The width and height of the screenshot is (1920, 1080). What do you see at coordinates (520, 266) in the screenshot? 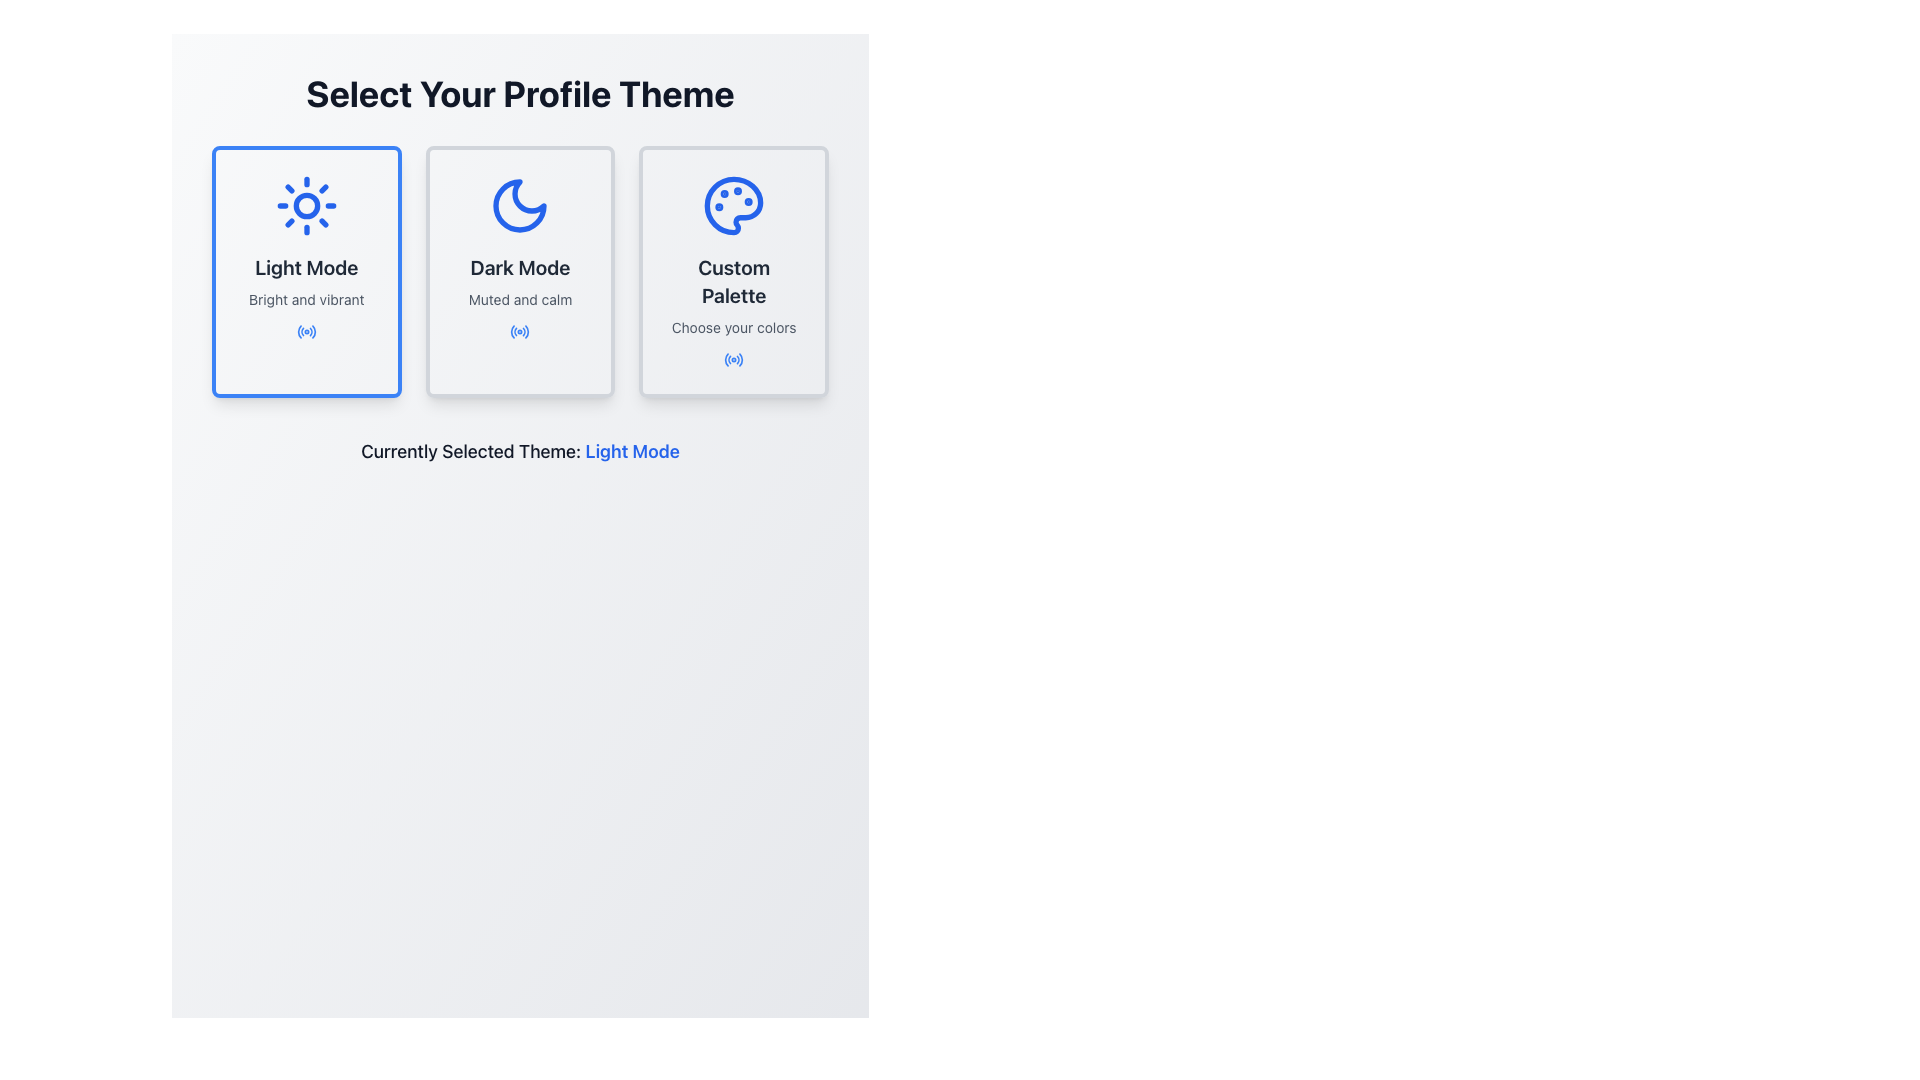
I see `the 'Dark Mode' text element, which is displayed in a bold and large font, styled in dark gray and centered within its card` at bounding box center [520, 266].